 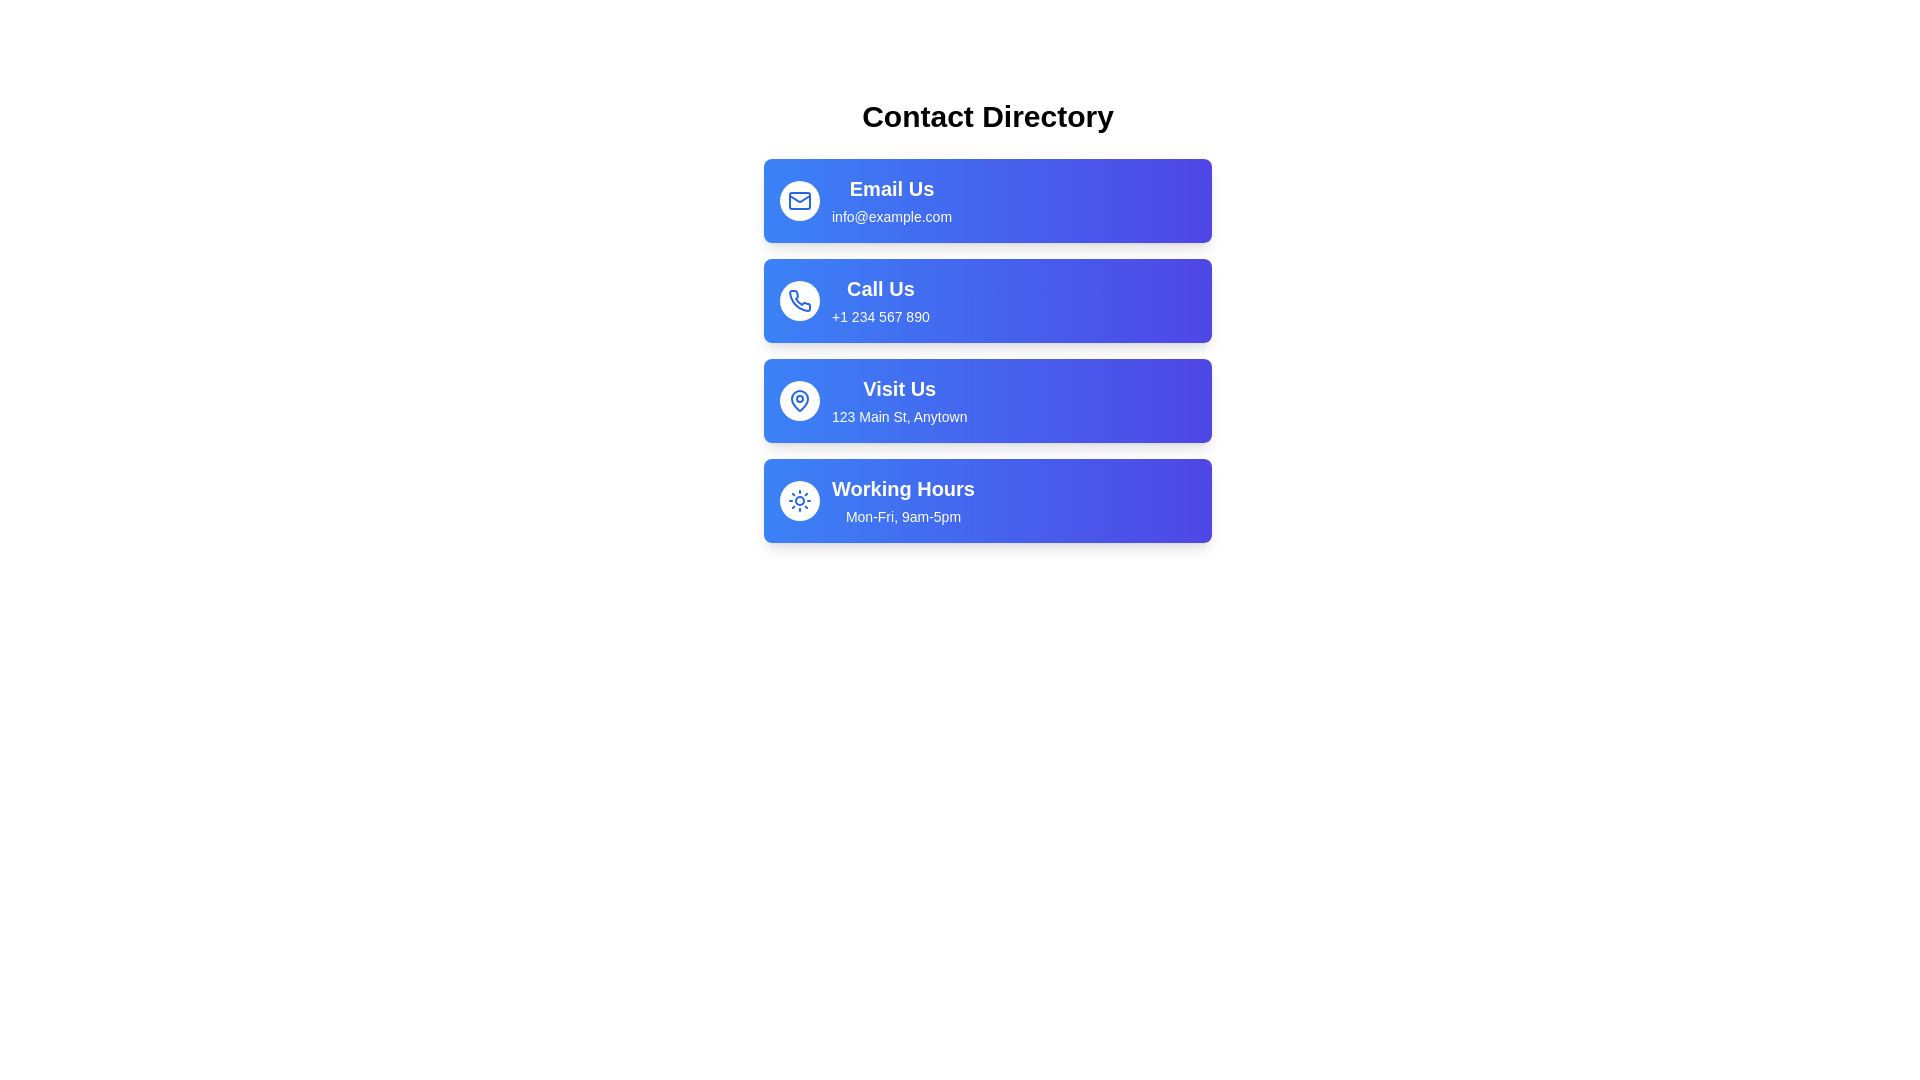 I want to click on the circular Icon Button with a sun-shaped blue icon located in the top left corner of the 'Working Hours' card in the contact directory interface, so click(x=800, y=500).